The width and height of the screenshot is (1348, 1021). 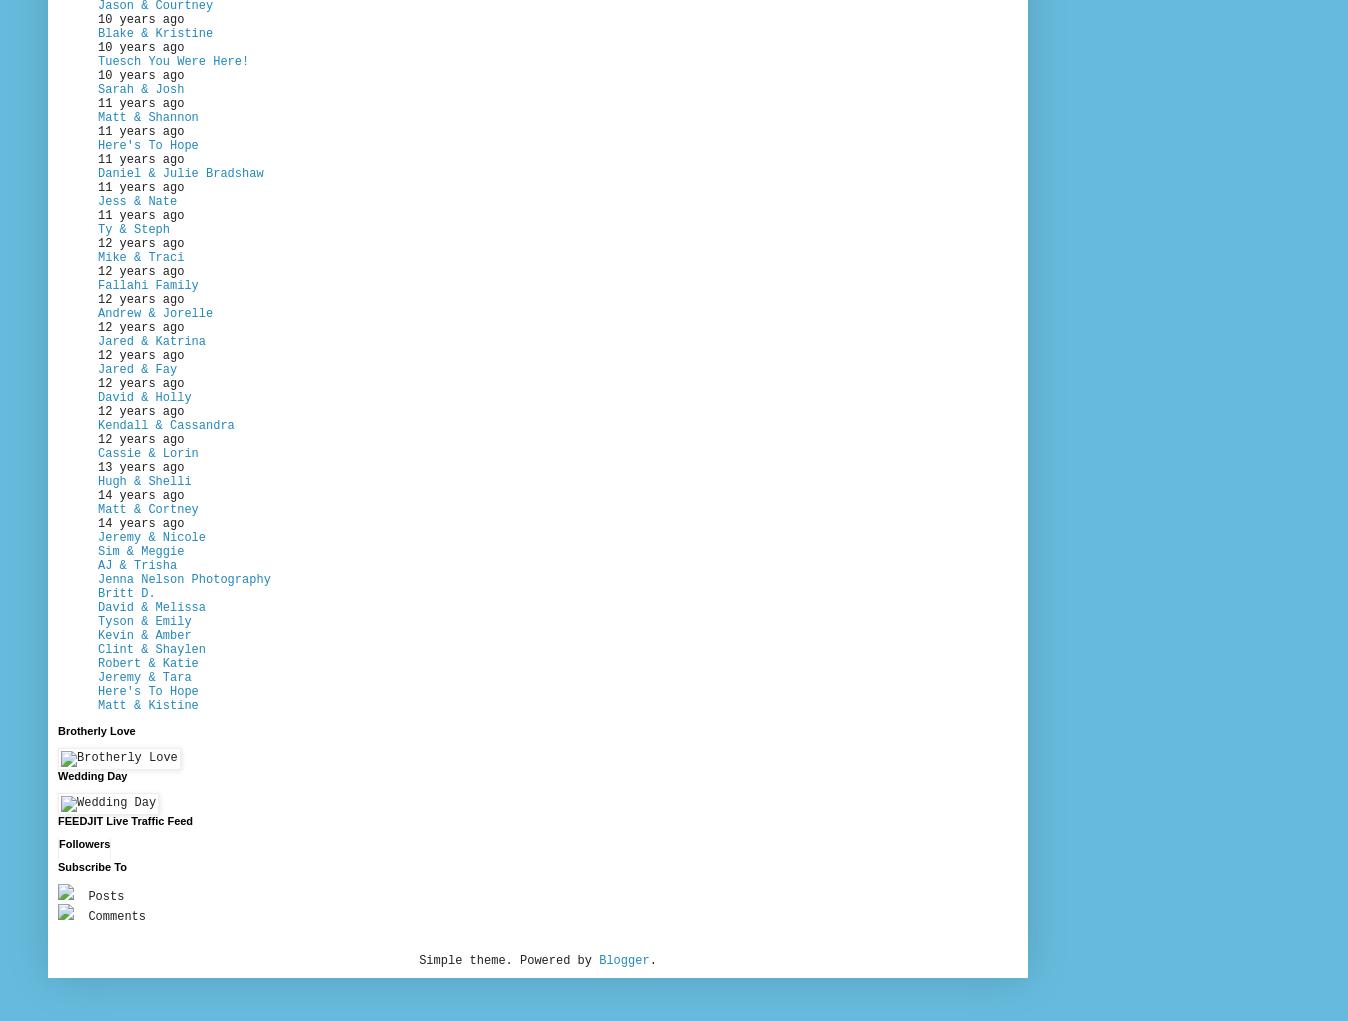 What do you see at coordinates (140, 88) in the screenshot?
I see `'Sarah & Josh'` at bounding box center [140, 88].